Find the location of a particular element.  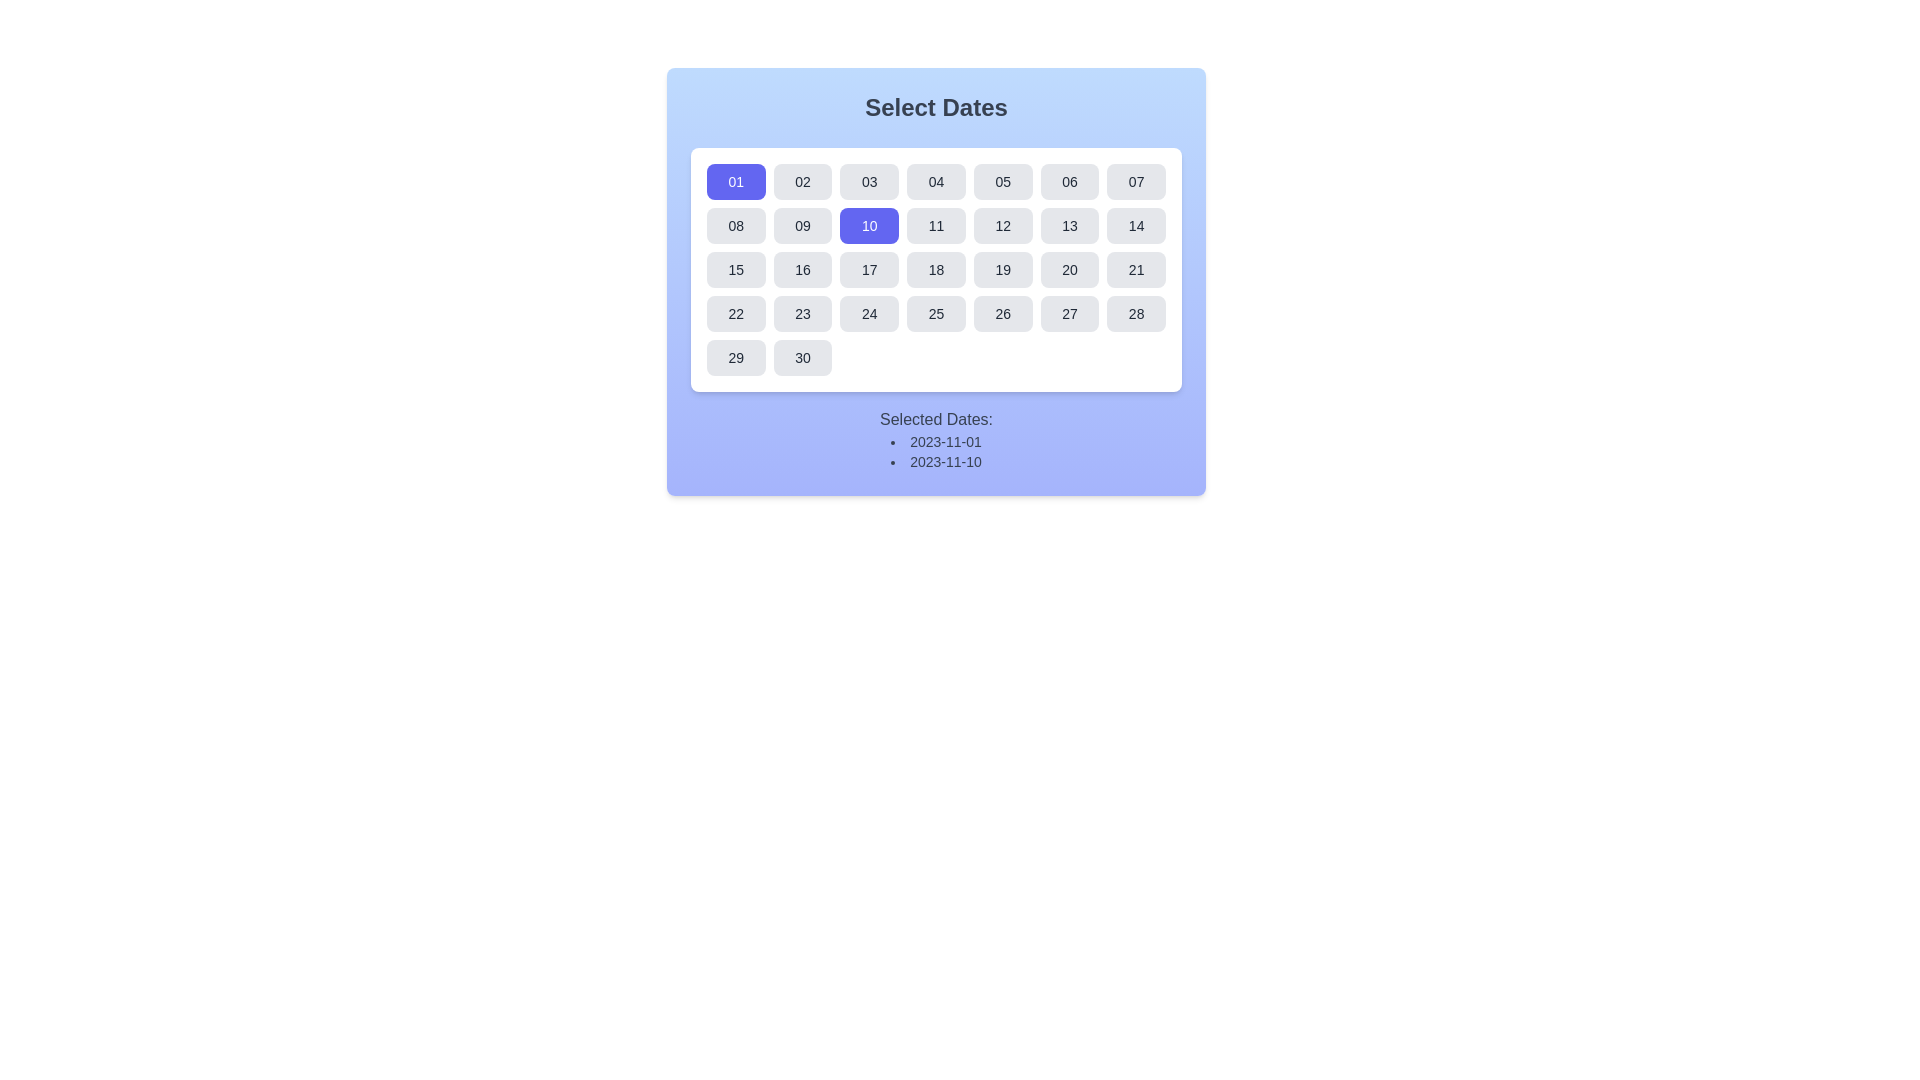

the button labeled '28' in the calendar dialog titled 'Select Dates' is located at coordinates (1136, 313).